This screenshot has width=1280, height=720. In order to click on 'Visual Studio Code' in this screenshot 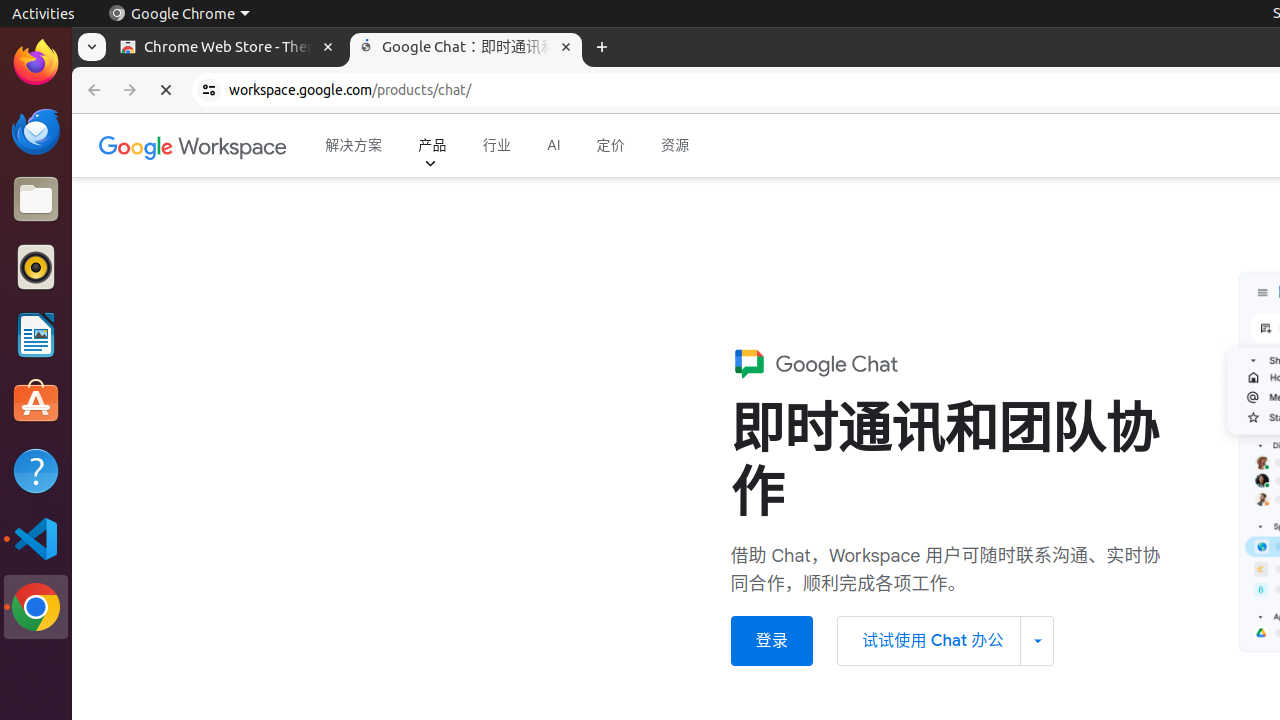, I will do `click(35, 537)`.